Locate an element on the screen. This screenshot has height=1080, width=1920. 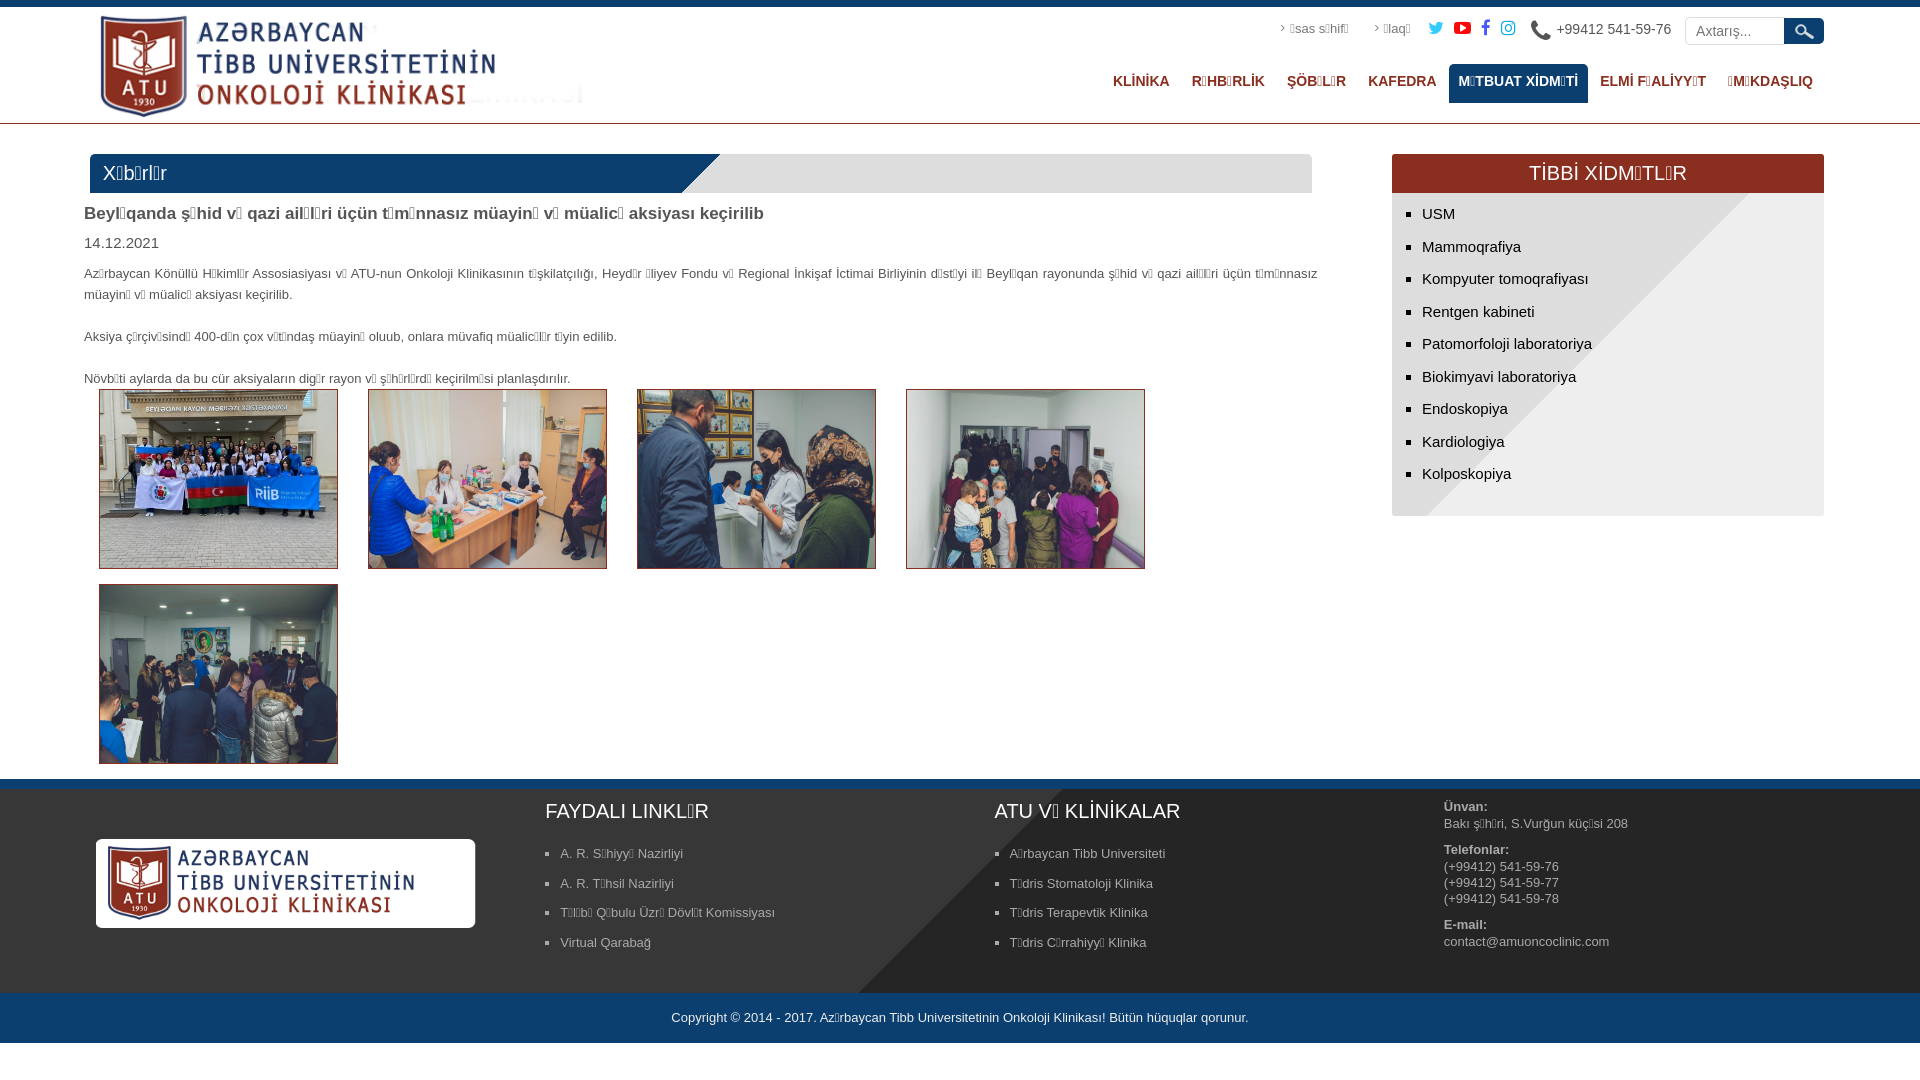
'Patomorfoloji laboratoriya' is located at coordinates (1507, 342).